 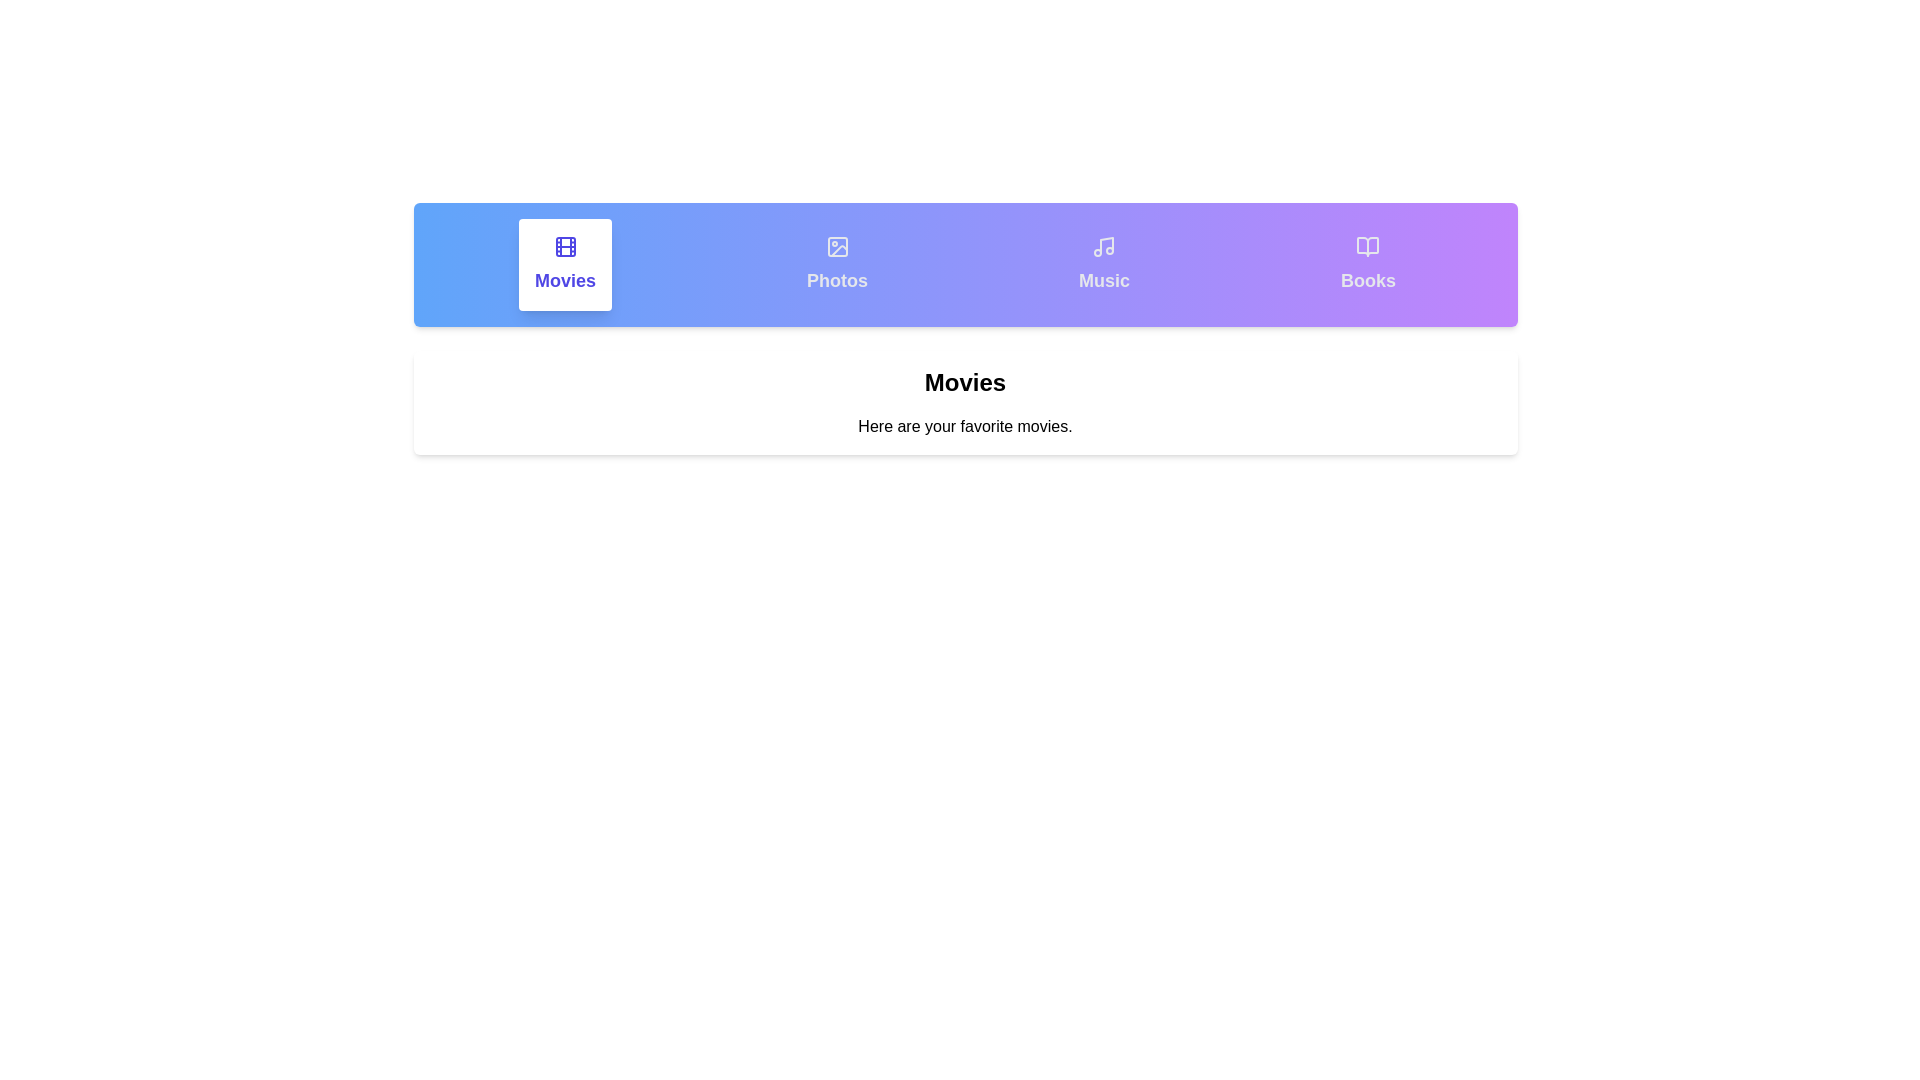 What do you see at coordinates (837, 264) in the screenshot?
I see `the tab labeled Photos to display its content` at bounding box center [837, 264].